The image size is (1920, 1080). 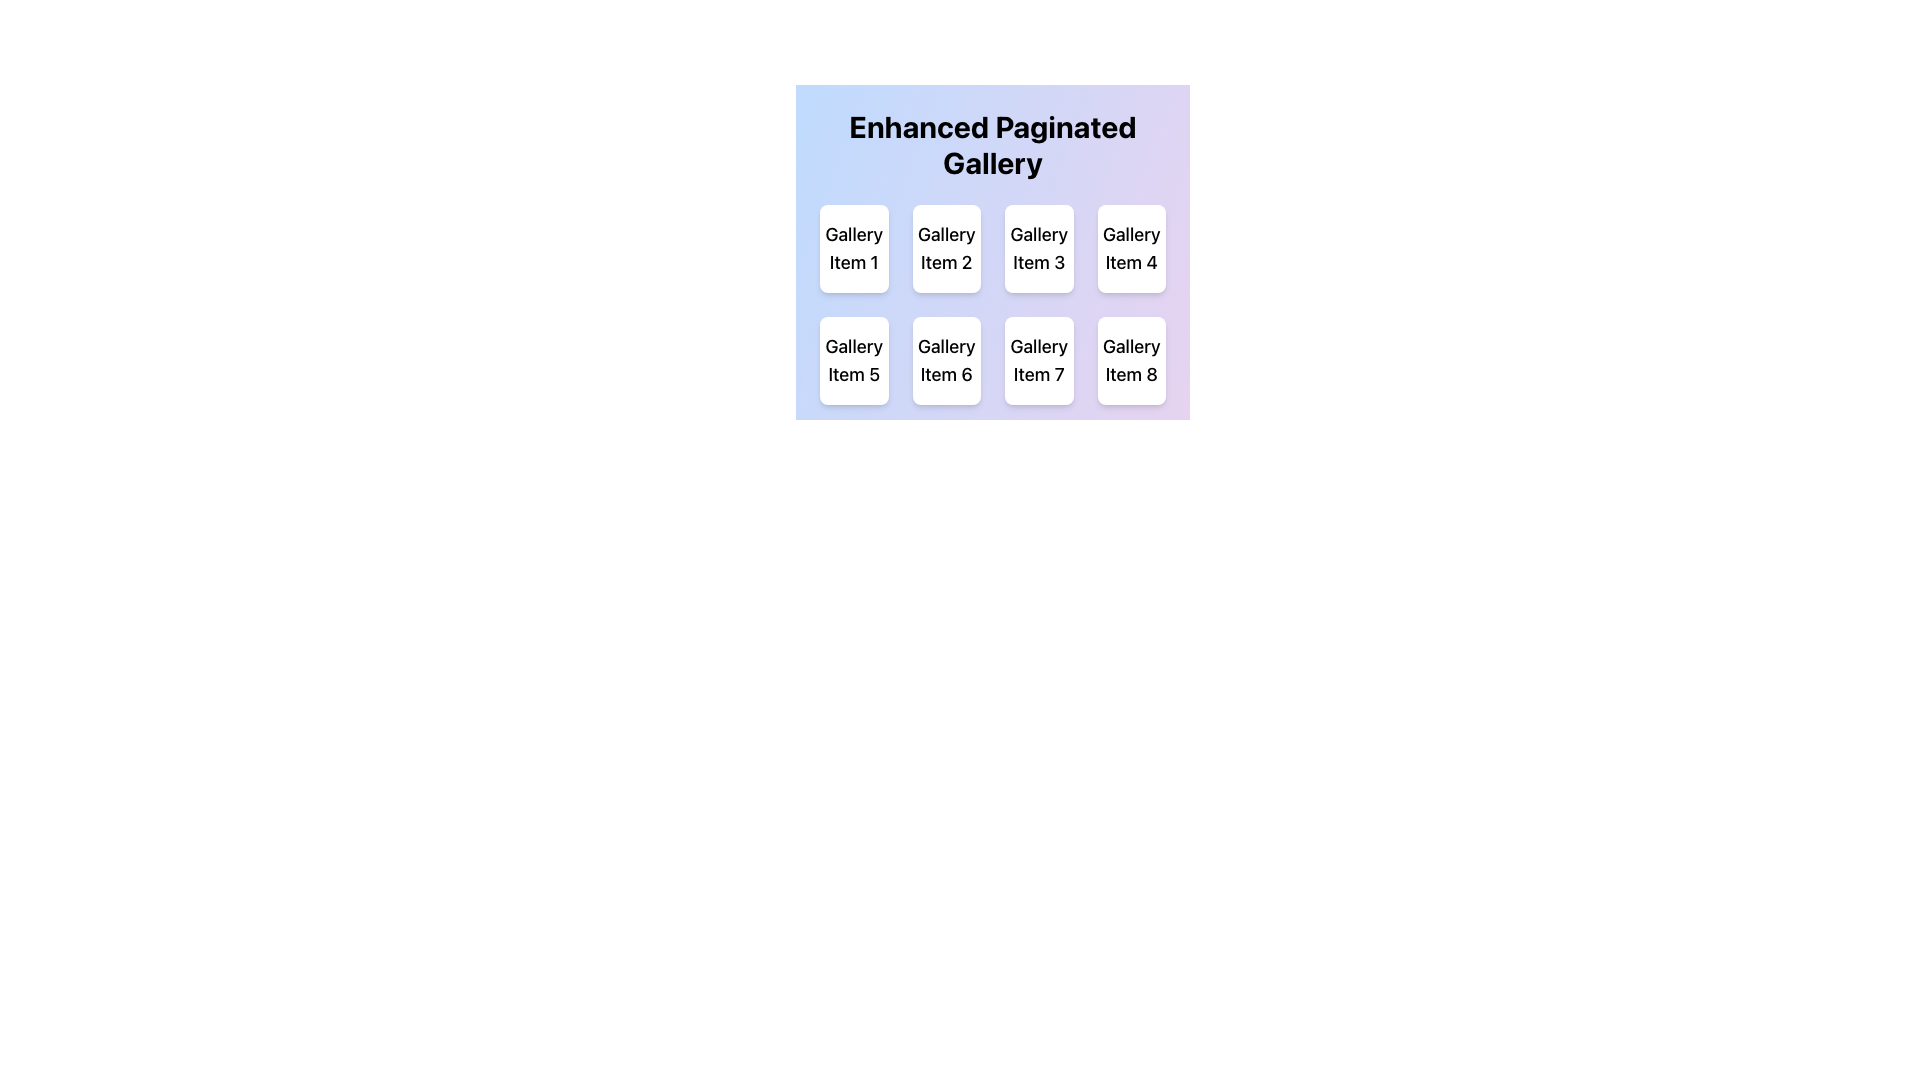 What do you see at coordinates (945, 248) in the screenshot?
I see `the gallery item card, which is the second item in the first row of a 4-column grid layout` at bounding box center [945, 248].